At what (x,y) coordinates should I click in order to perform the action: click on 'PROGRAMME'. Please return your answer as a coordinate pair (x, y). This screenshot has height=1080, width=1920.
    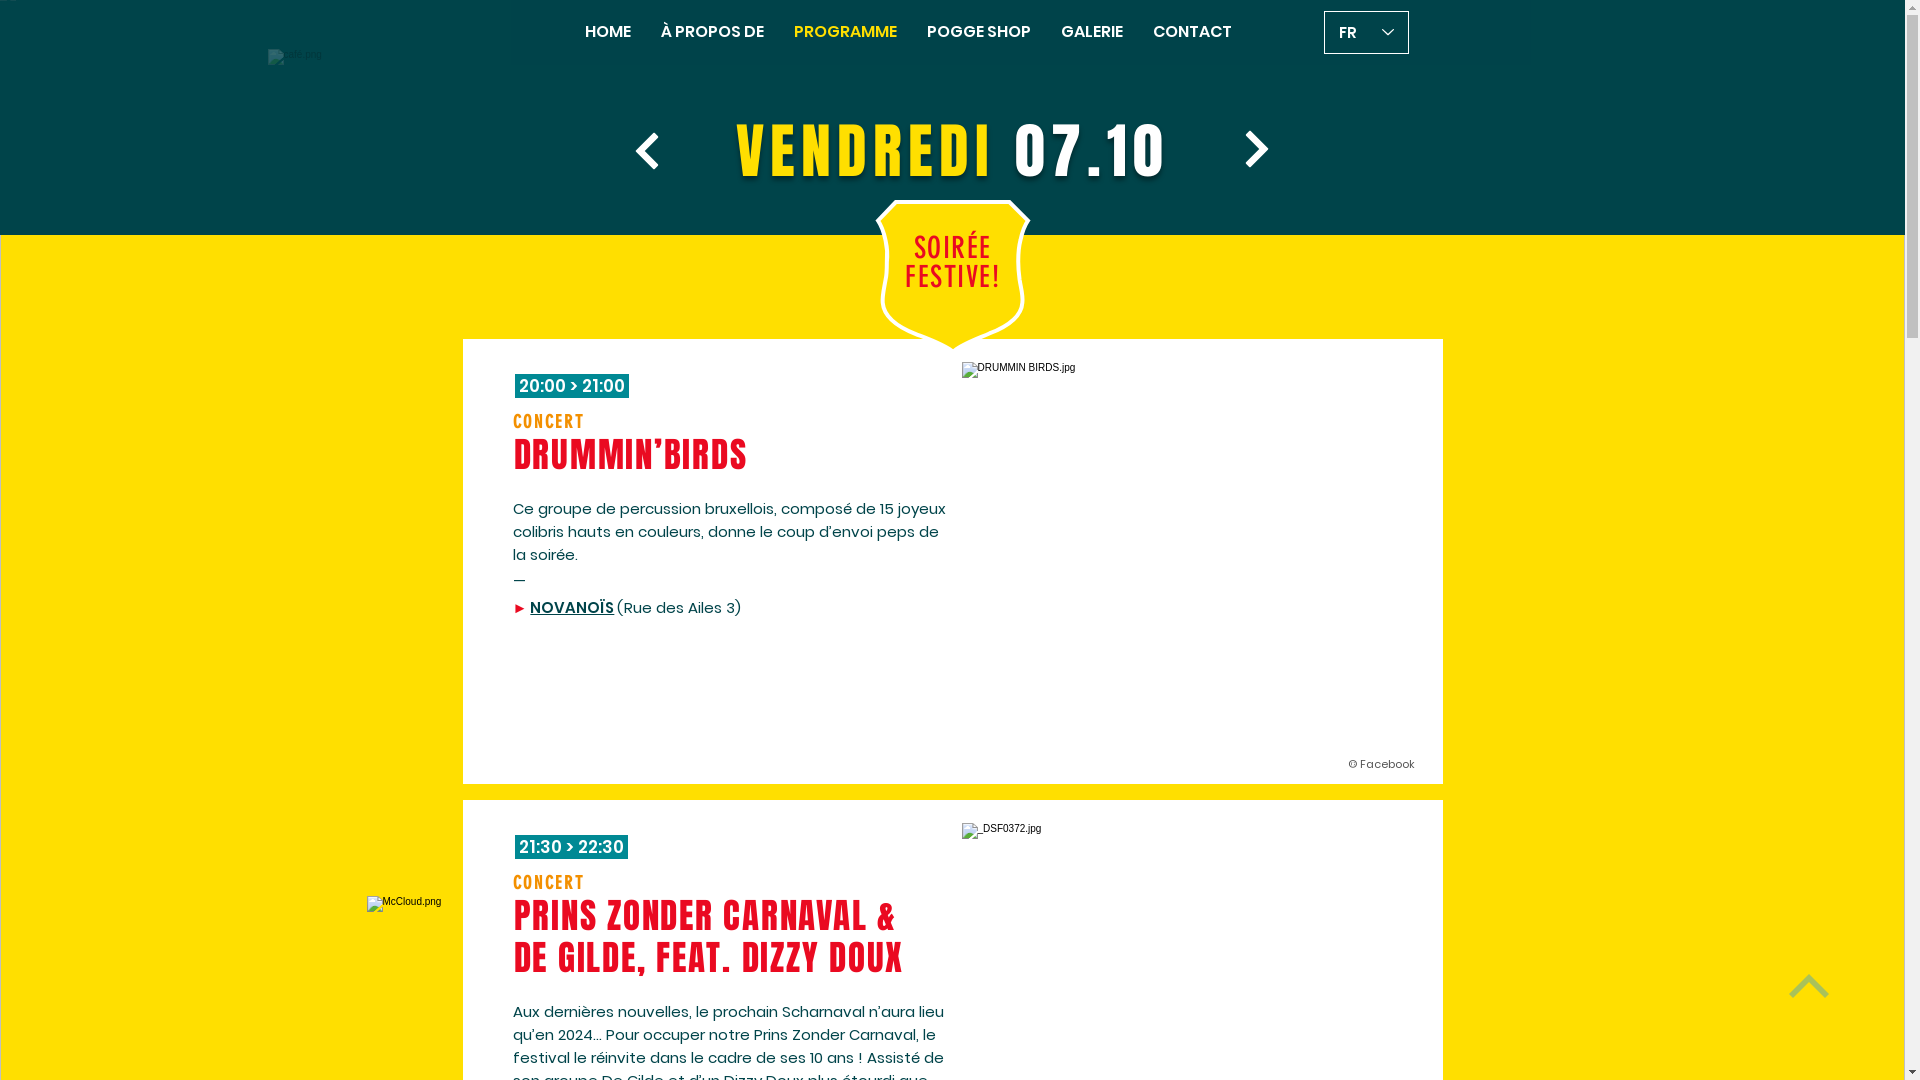
    Looking at the image, I should click on (845, 31).